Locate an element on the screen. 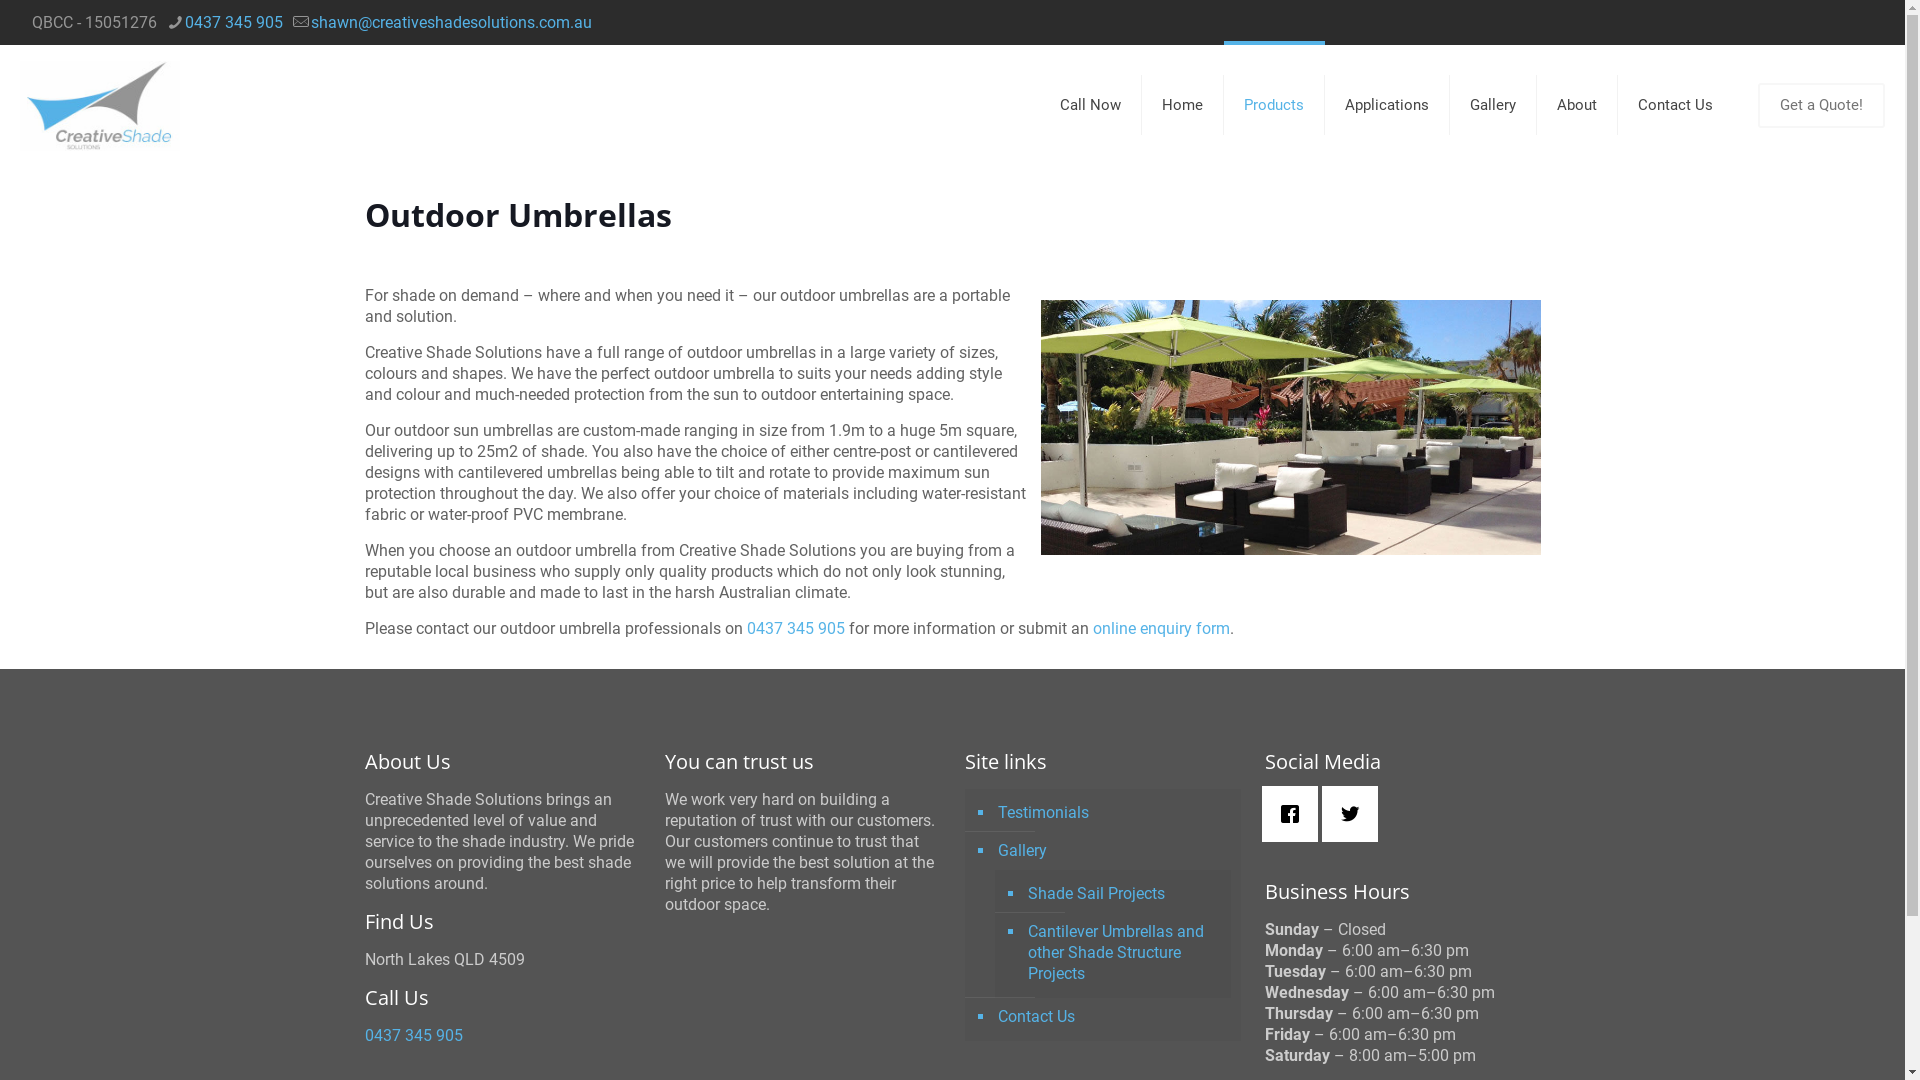 The image size is (1920, 1080). 'Cantilever Umbrellas and other Shade Structure Projects' is located at coordinates (1023, 951).